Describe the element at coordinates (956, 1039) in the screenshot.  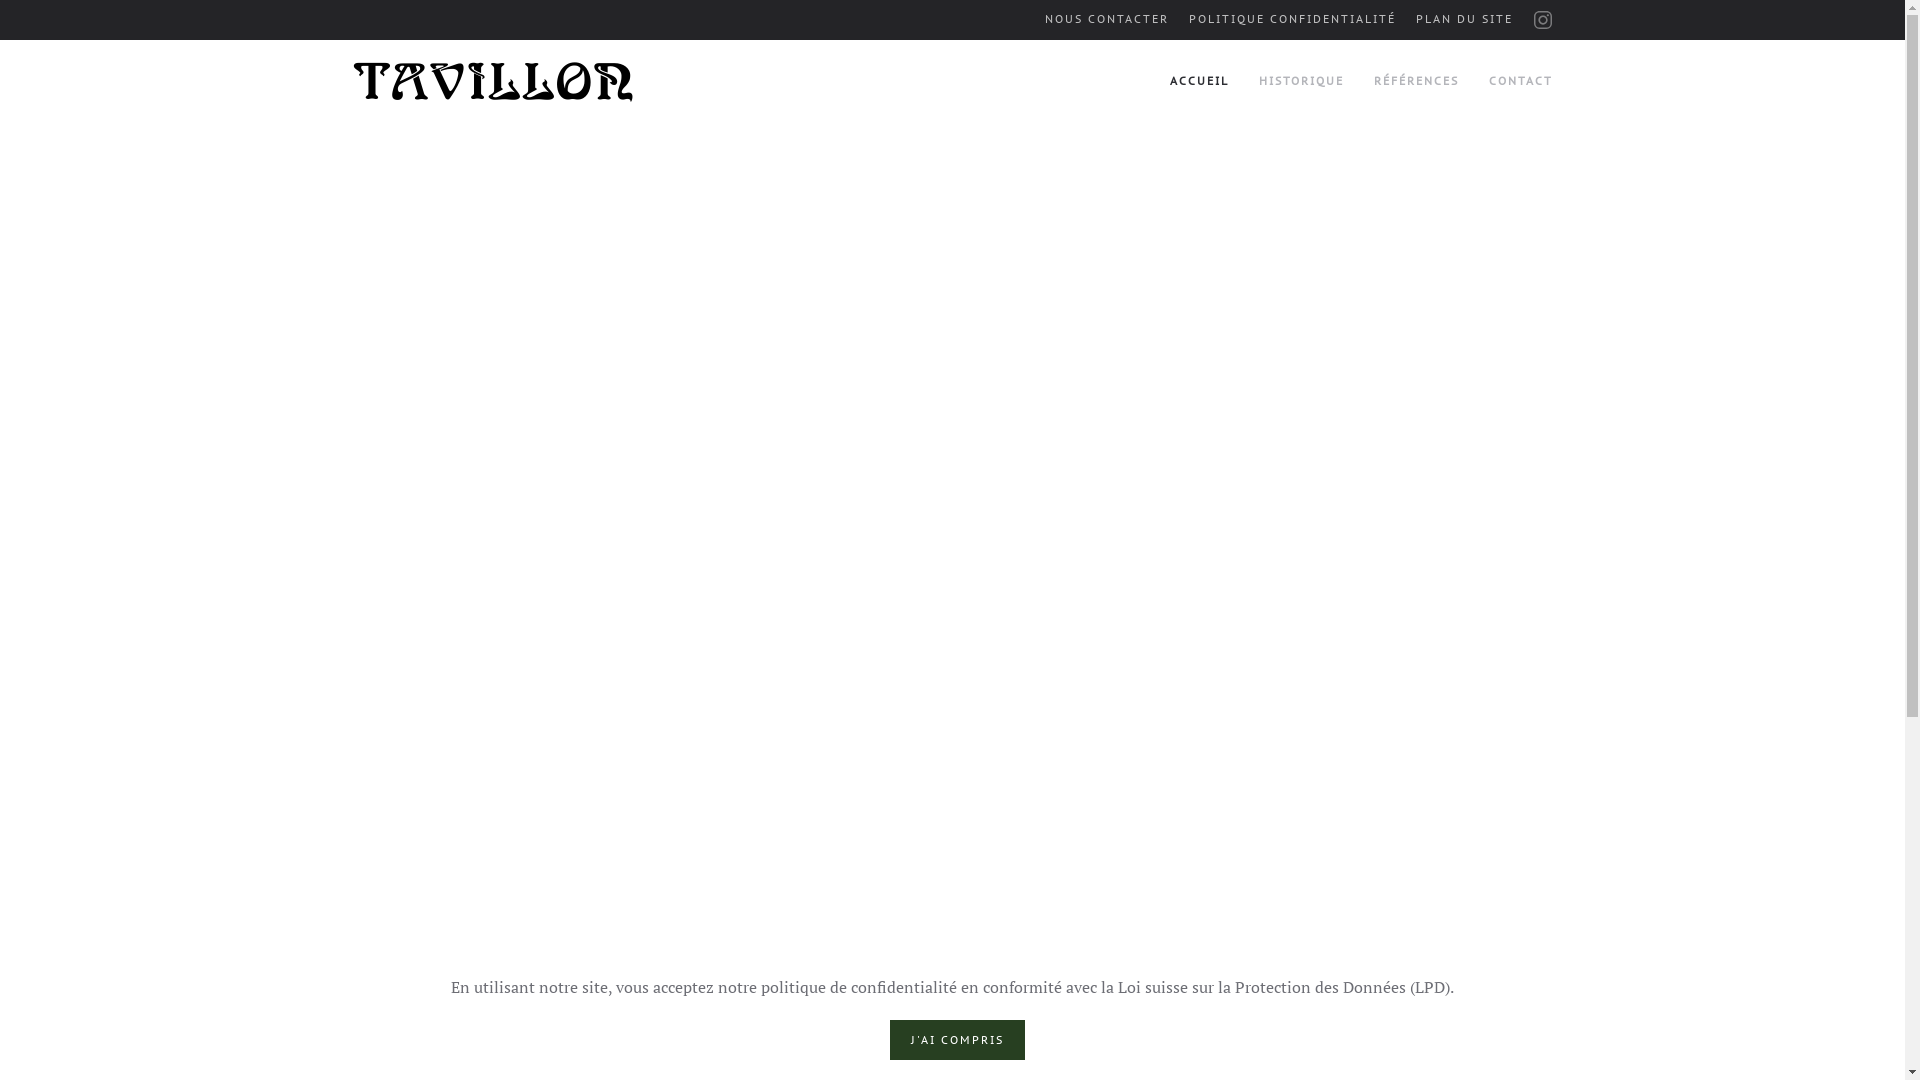
I see `'J'AI COMPRIS'` at that location.